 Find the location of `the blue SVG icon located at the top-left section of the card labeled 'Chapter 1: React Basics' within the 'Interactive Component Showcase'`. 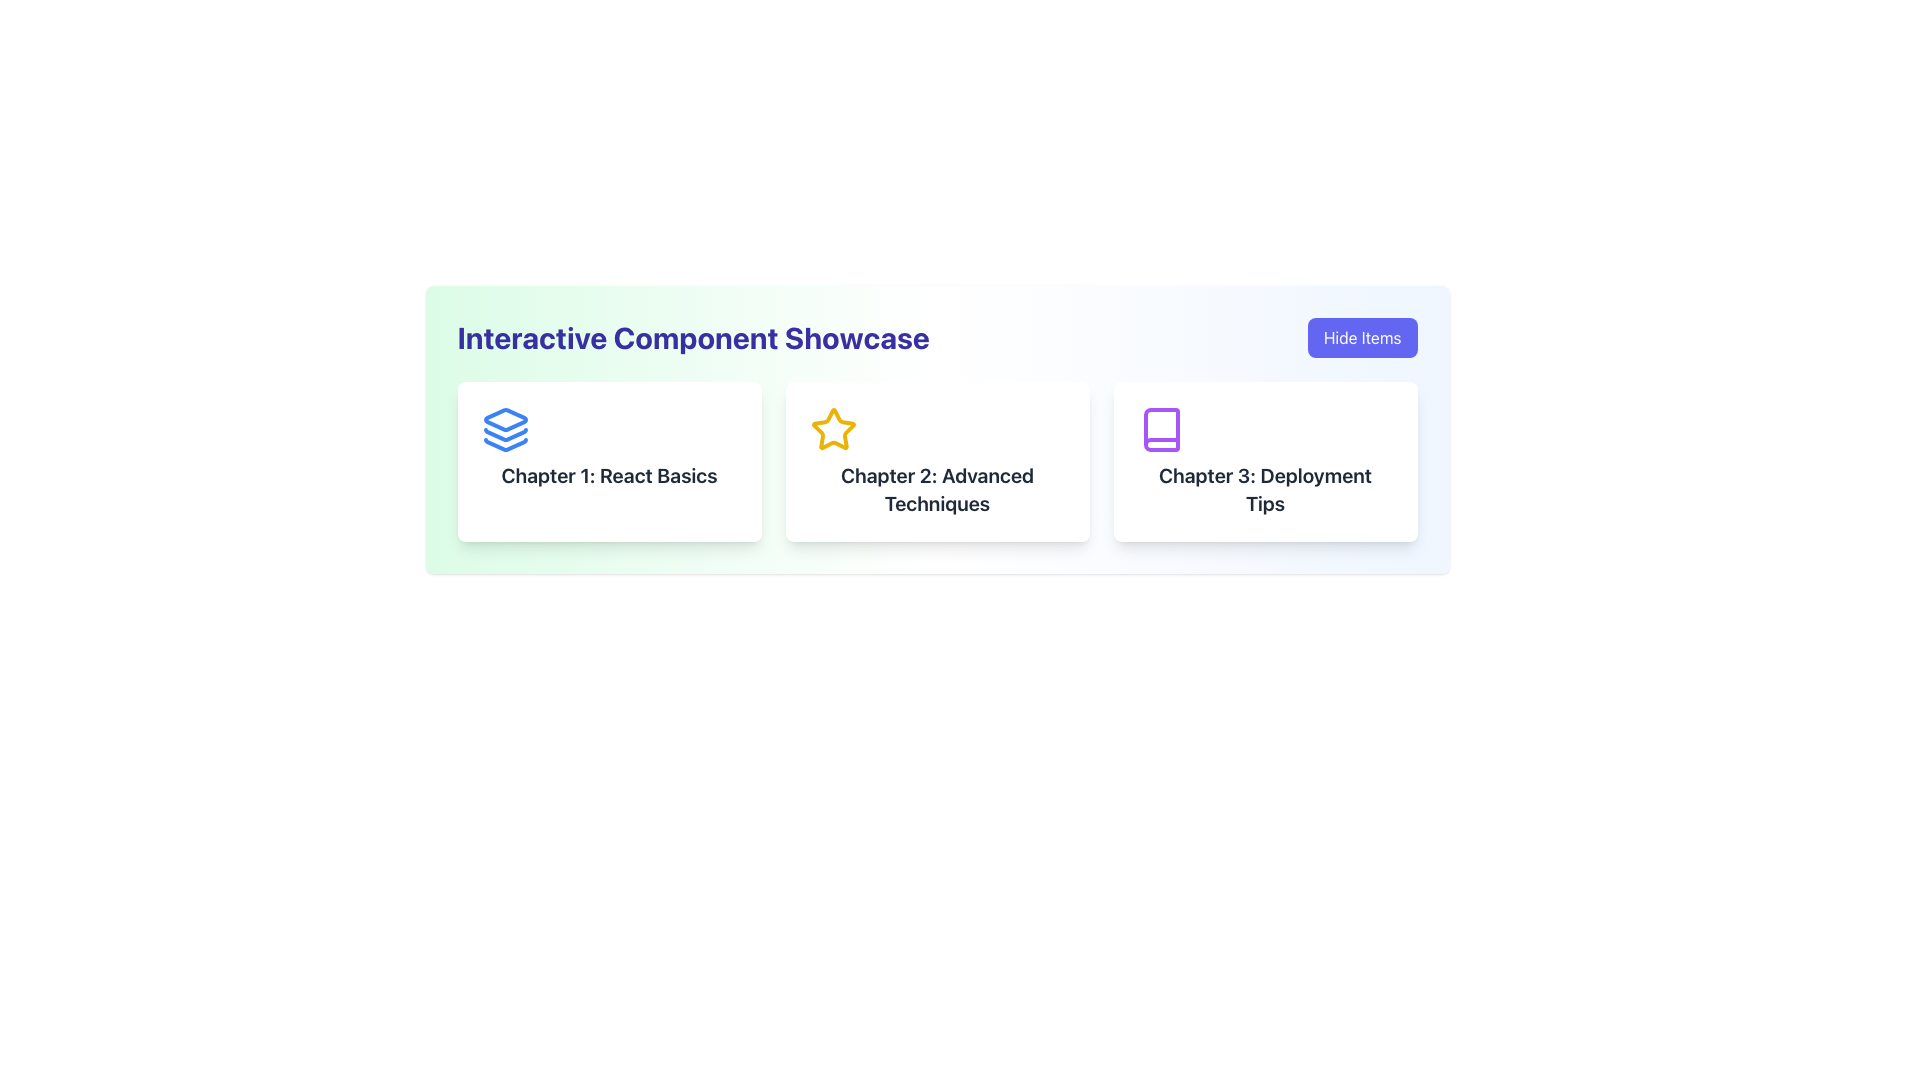

the blue SVG icon located at the top-left section of the card labeled 'Chapter 1: React Basics' within the 'Interactive Component Showcase' is located at coordinates (505, 428).